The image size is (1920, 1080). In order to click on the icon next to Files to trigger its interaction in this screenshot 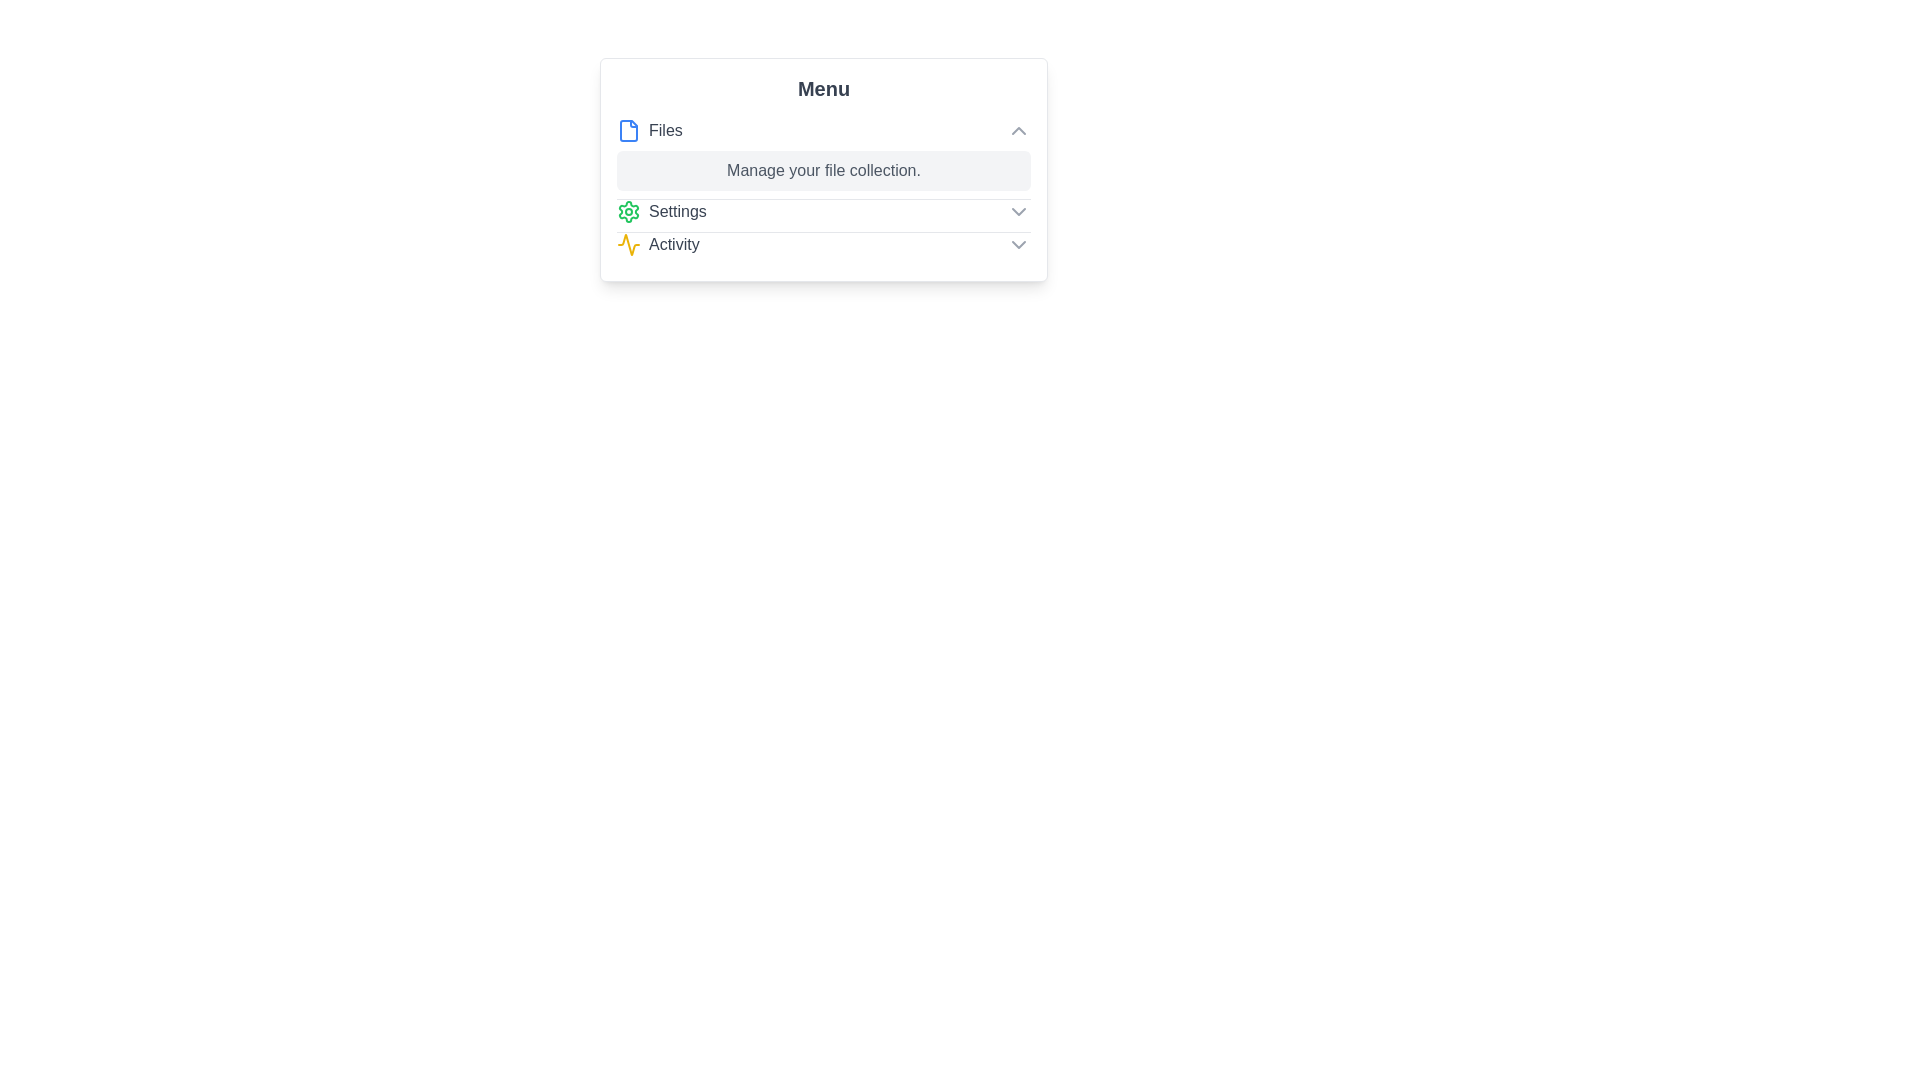, I will do `click(627, 131)`.